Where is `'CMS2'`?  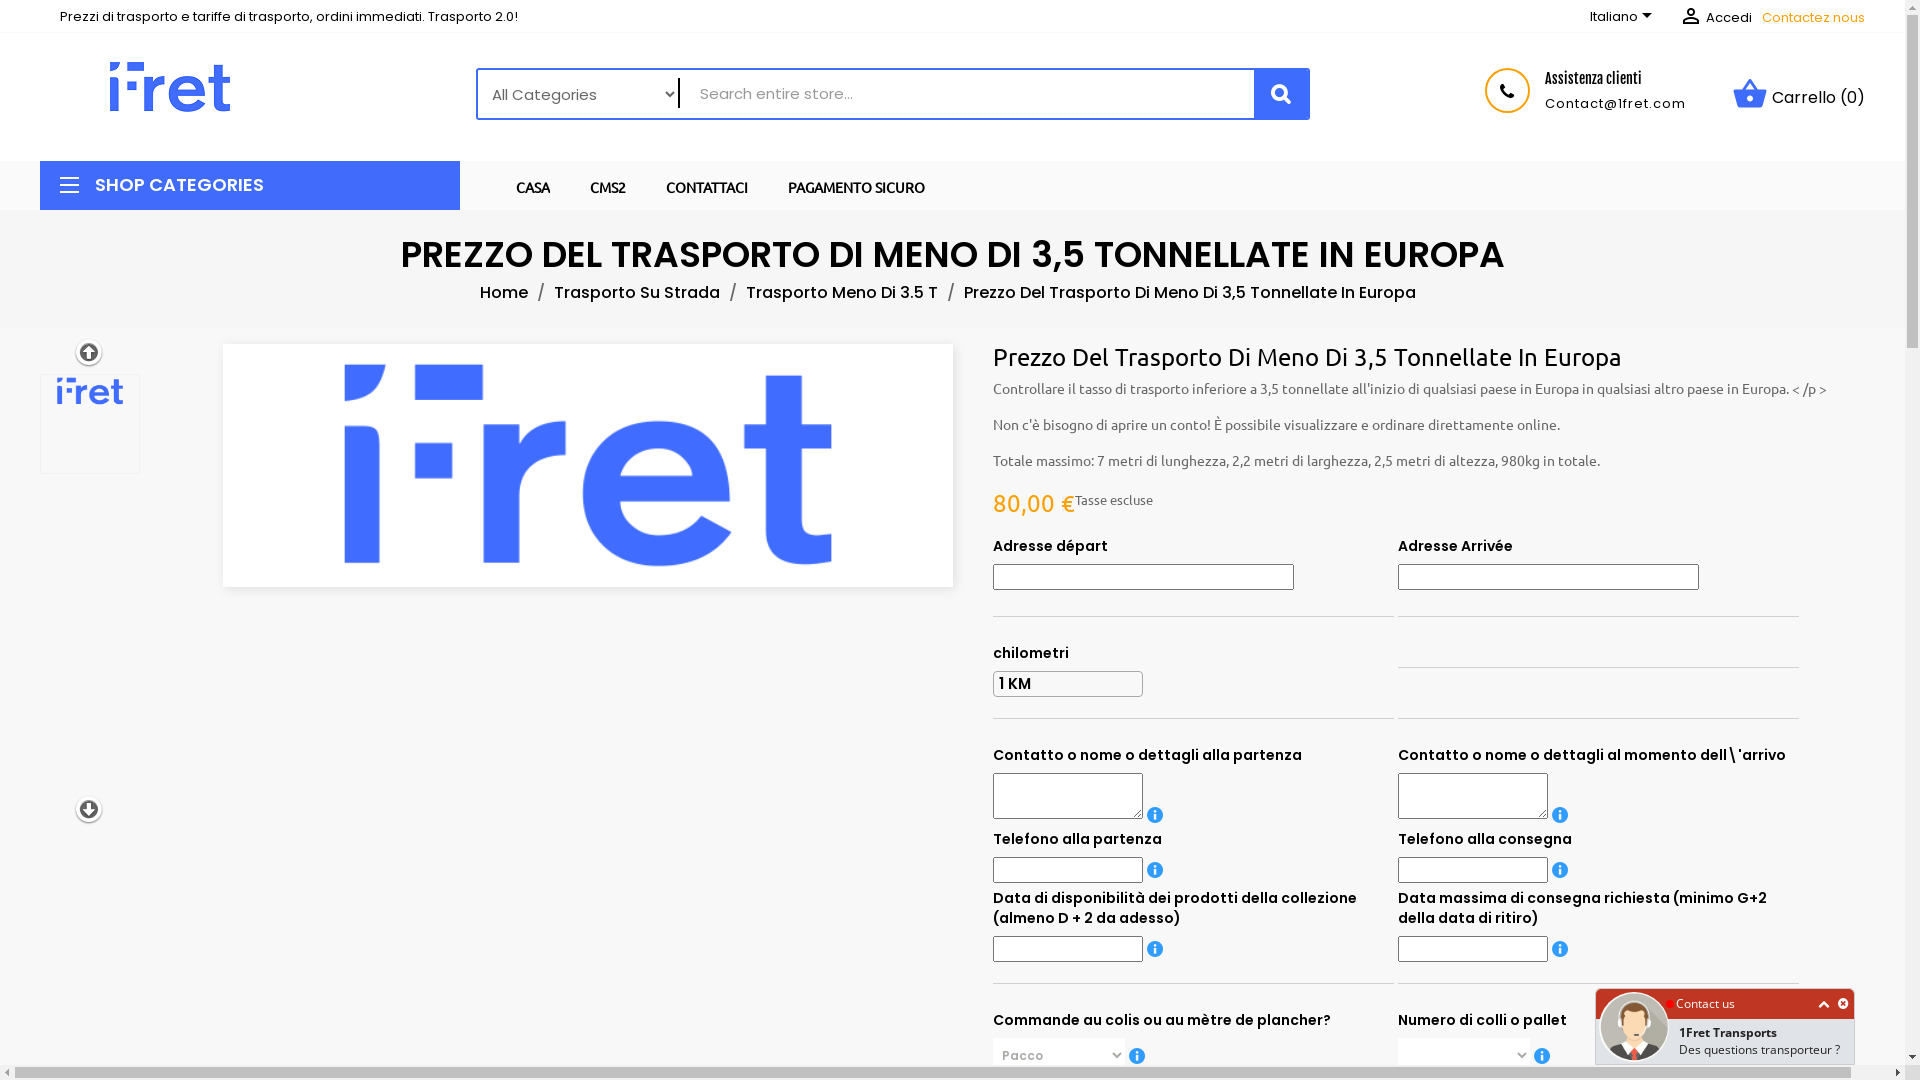 'CMS2' is located at coordinates (607, 185).